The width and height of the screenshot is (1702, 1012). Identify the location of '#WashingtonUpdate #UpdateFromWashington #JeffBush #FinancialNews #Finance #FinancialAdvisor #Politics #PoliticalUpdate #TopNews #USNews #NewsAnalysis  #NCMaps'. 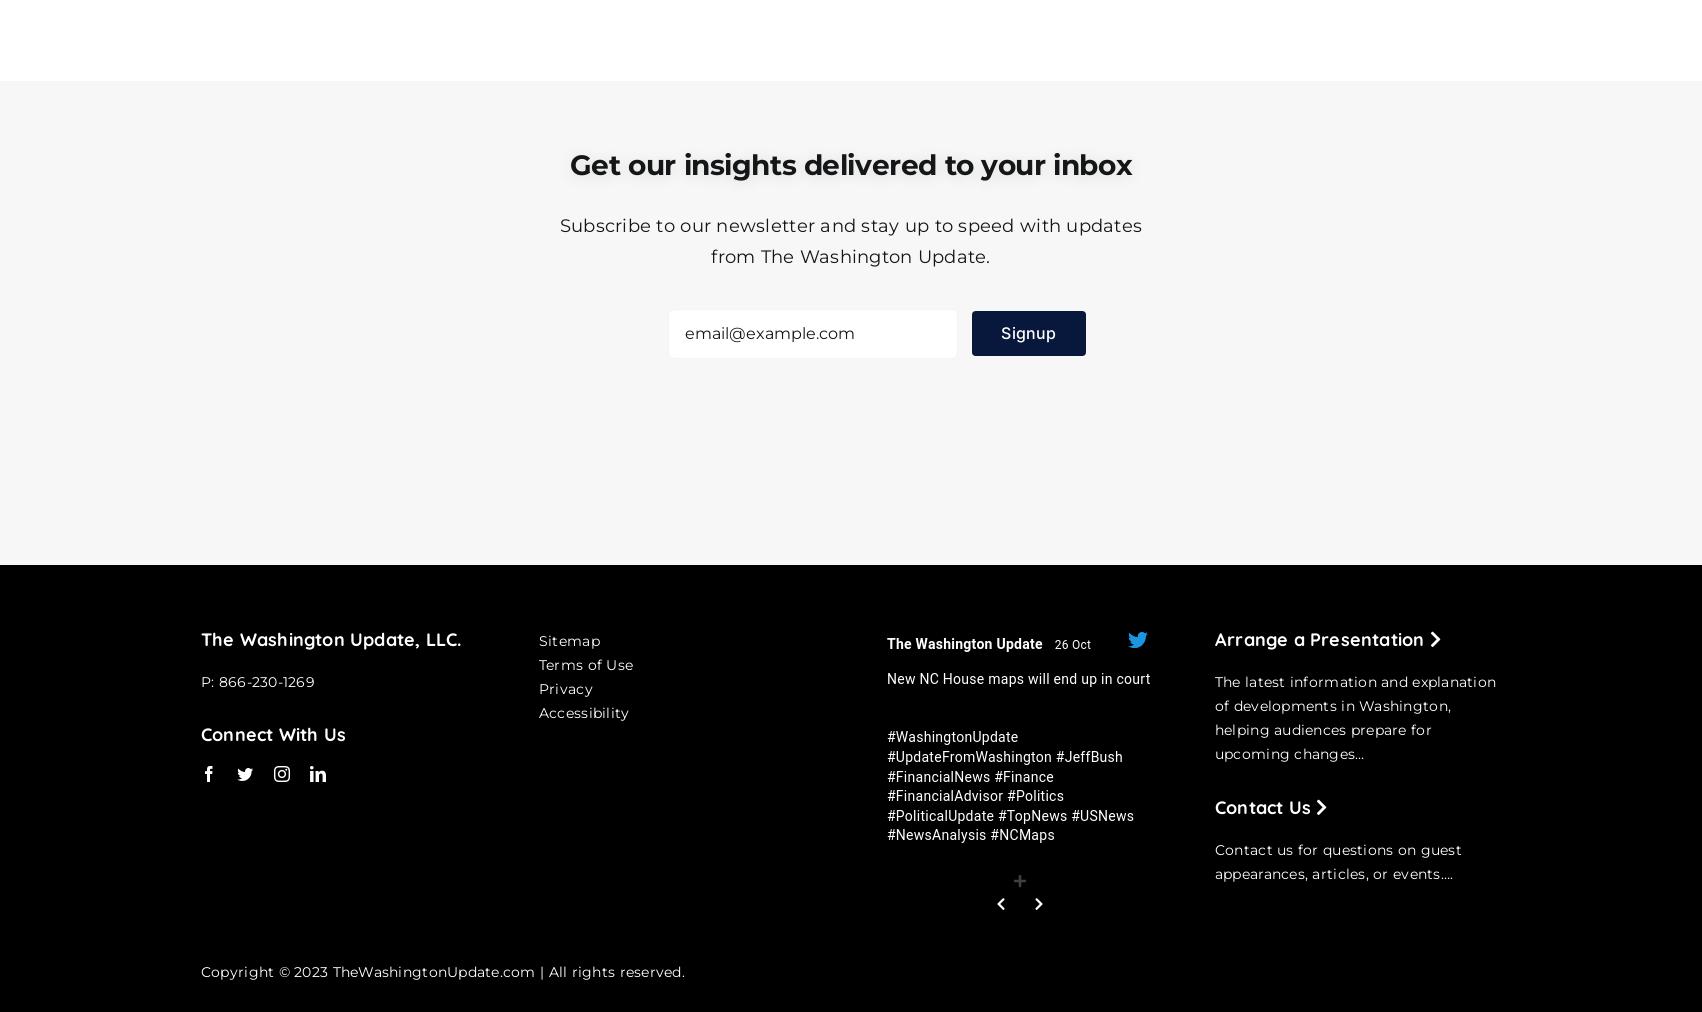
(756, 784).